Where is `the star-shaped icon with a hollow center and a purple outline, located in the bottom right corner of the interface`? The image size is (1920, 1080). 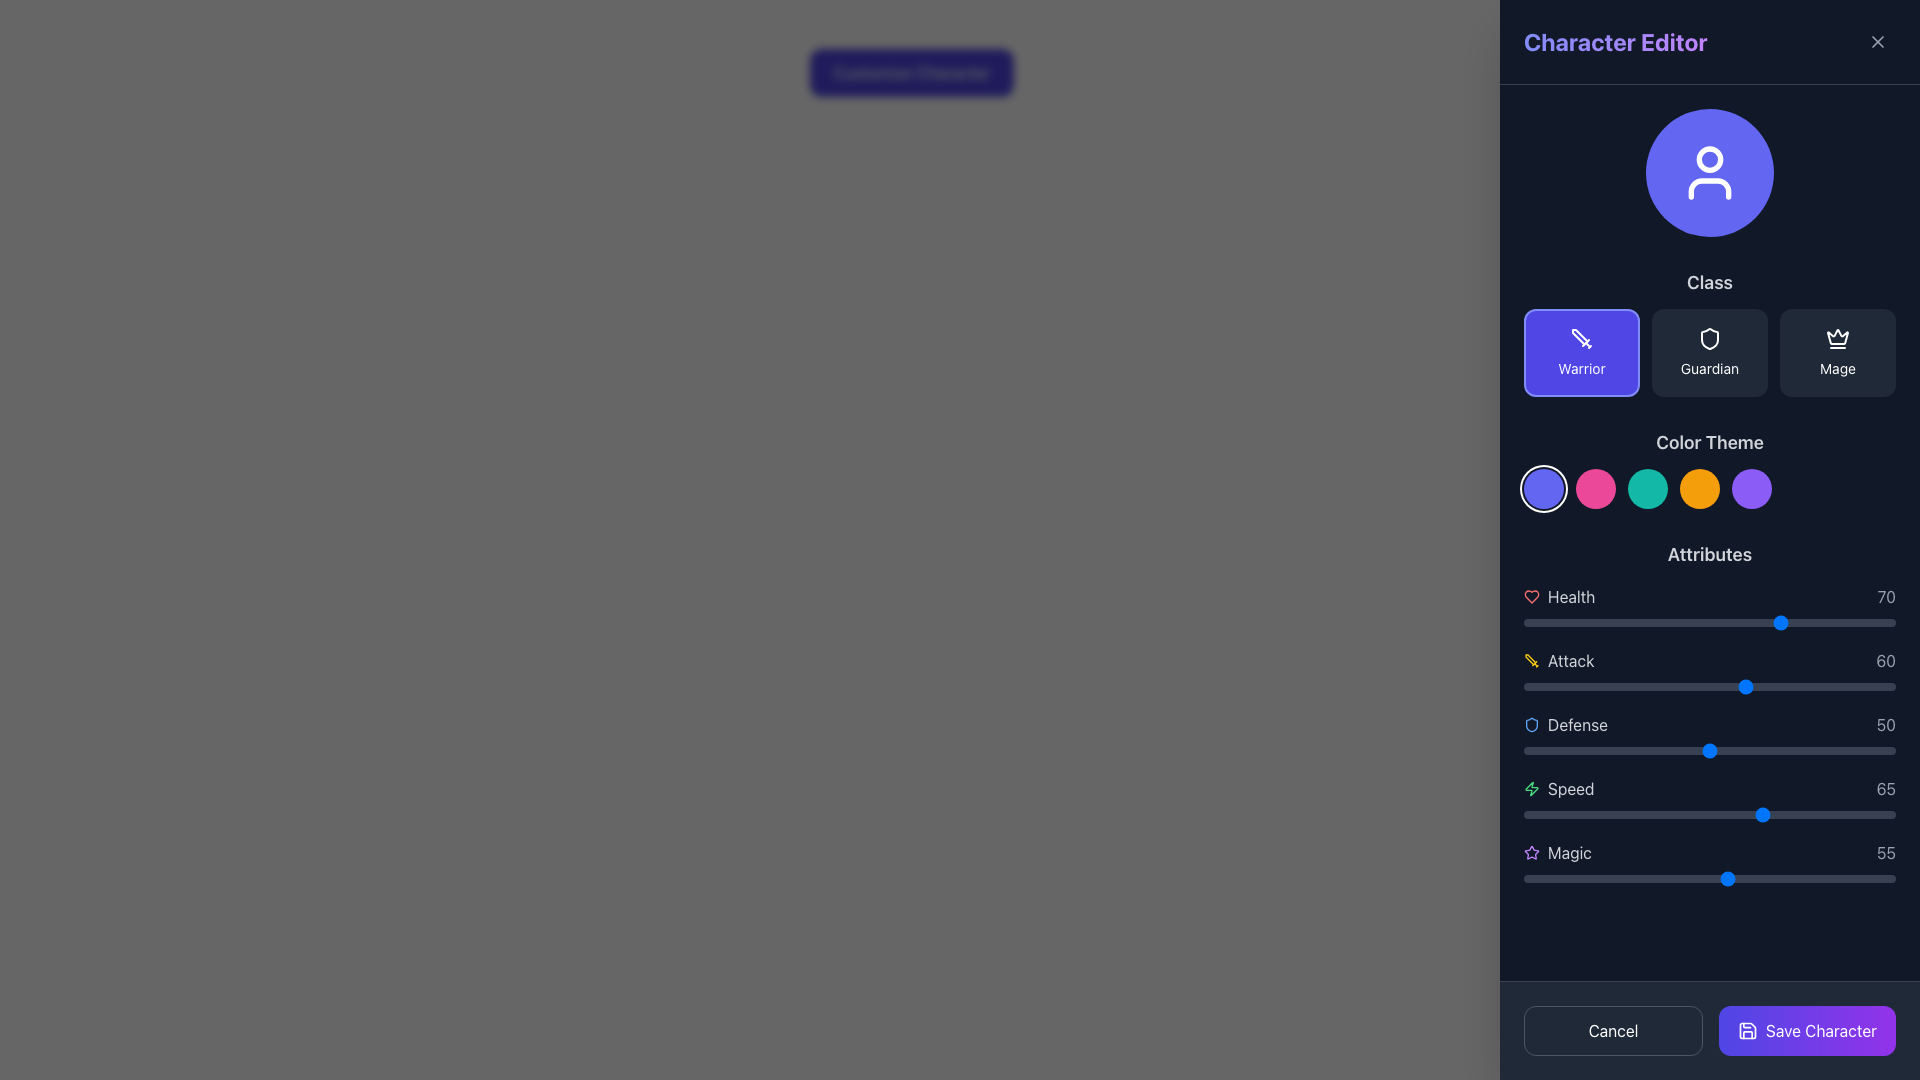
the star-shaped icon with a hollow center and a purple outline, located in the bottom right corner of the interface is located at coordinates (1530, 852).